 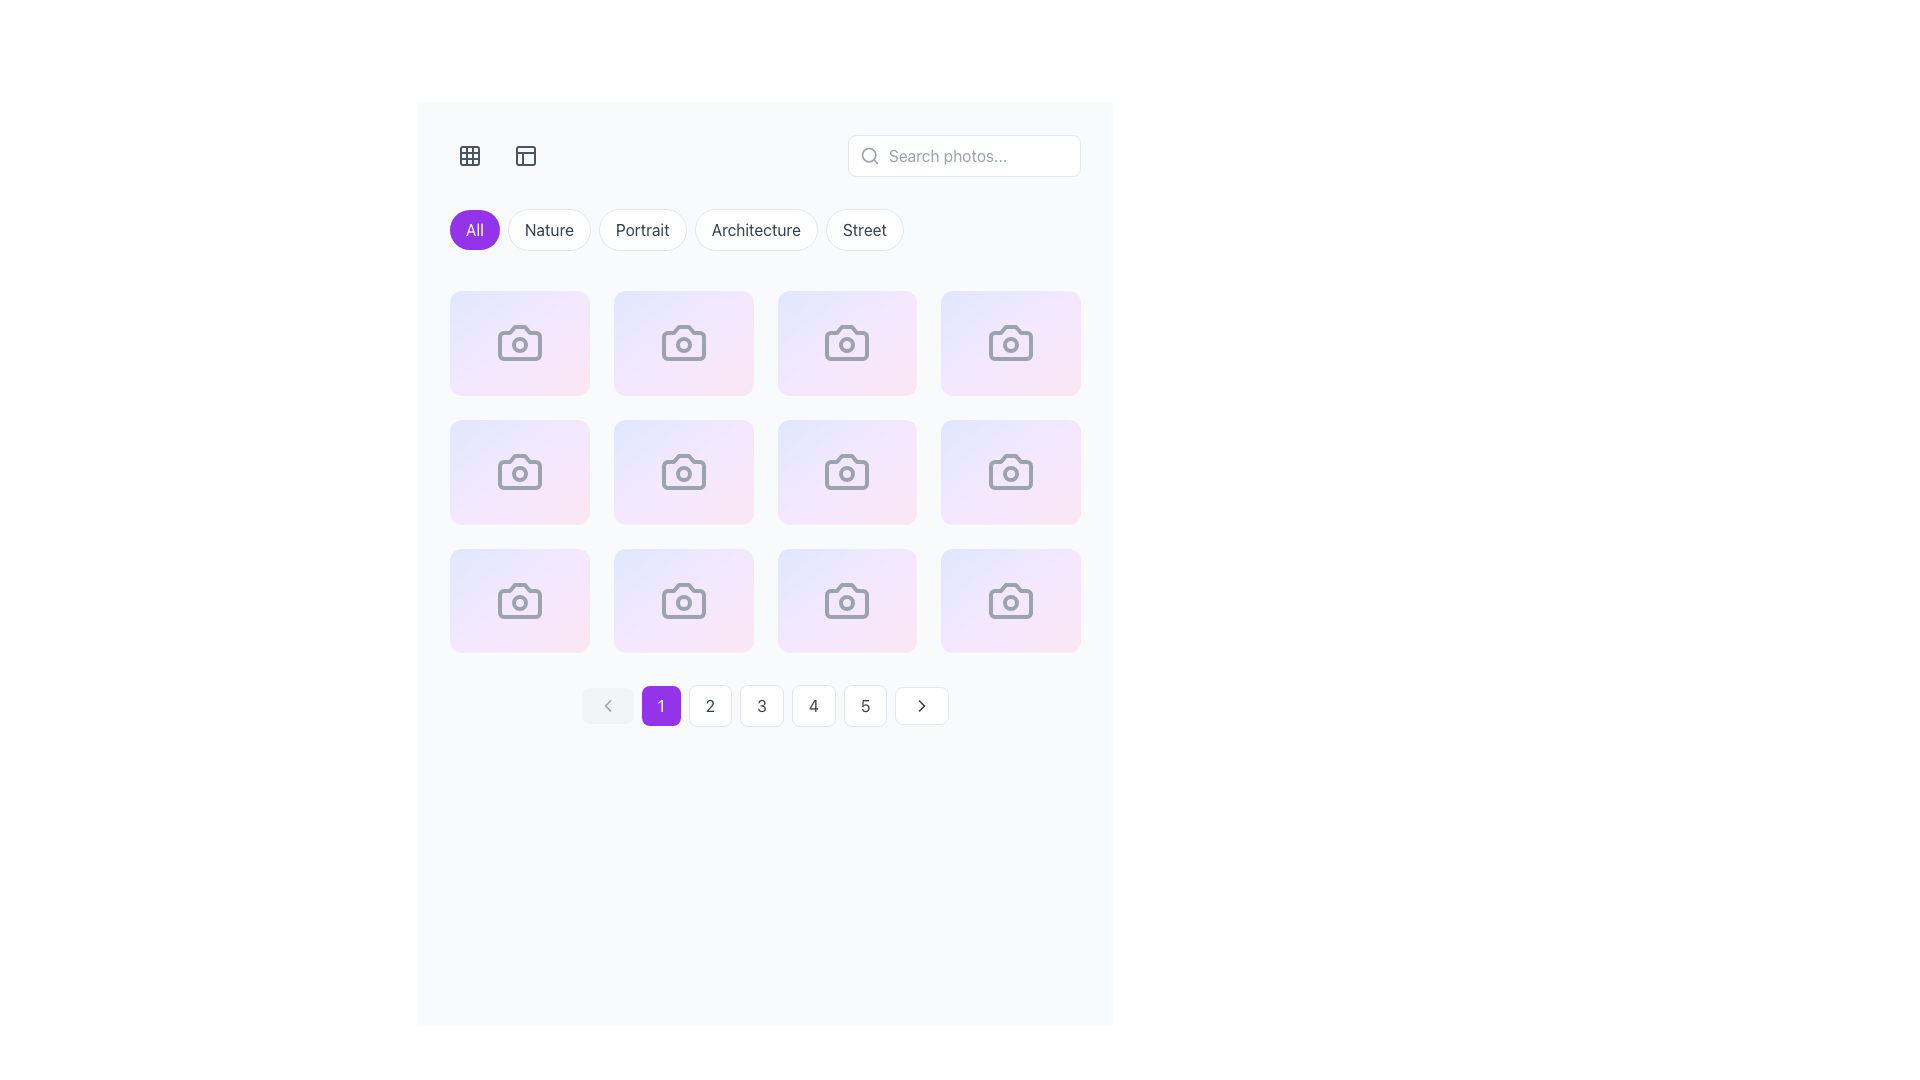 What do you see at coordinates (683, 619) in the screenshot?
I see `the Toolbar containing interactive icons below 'Photograph #10'` at bounding box center [683, 619].